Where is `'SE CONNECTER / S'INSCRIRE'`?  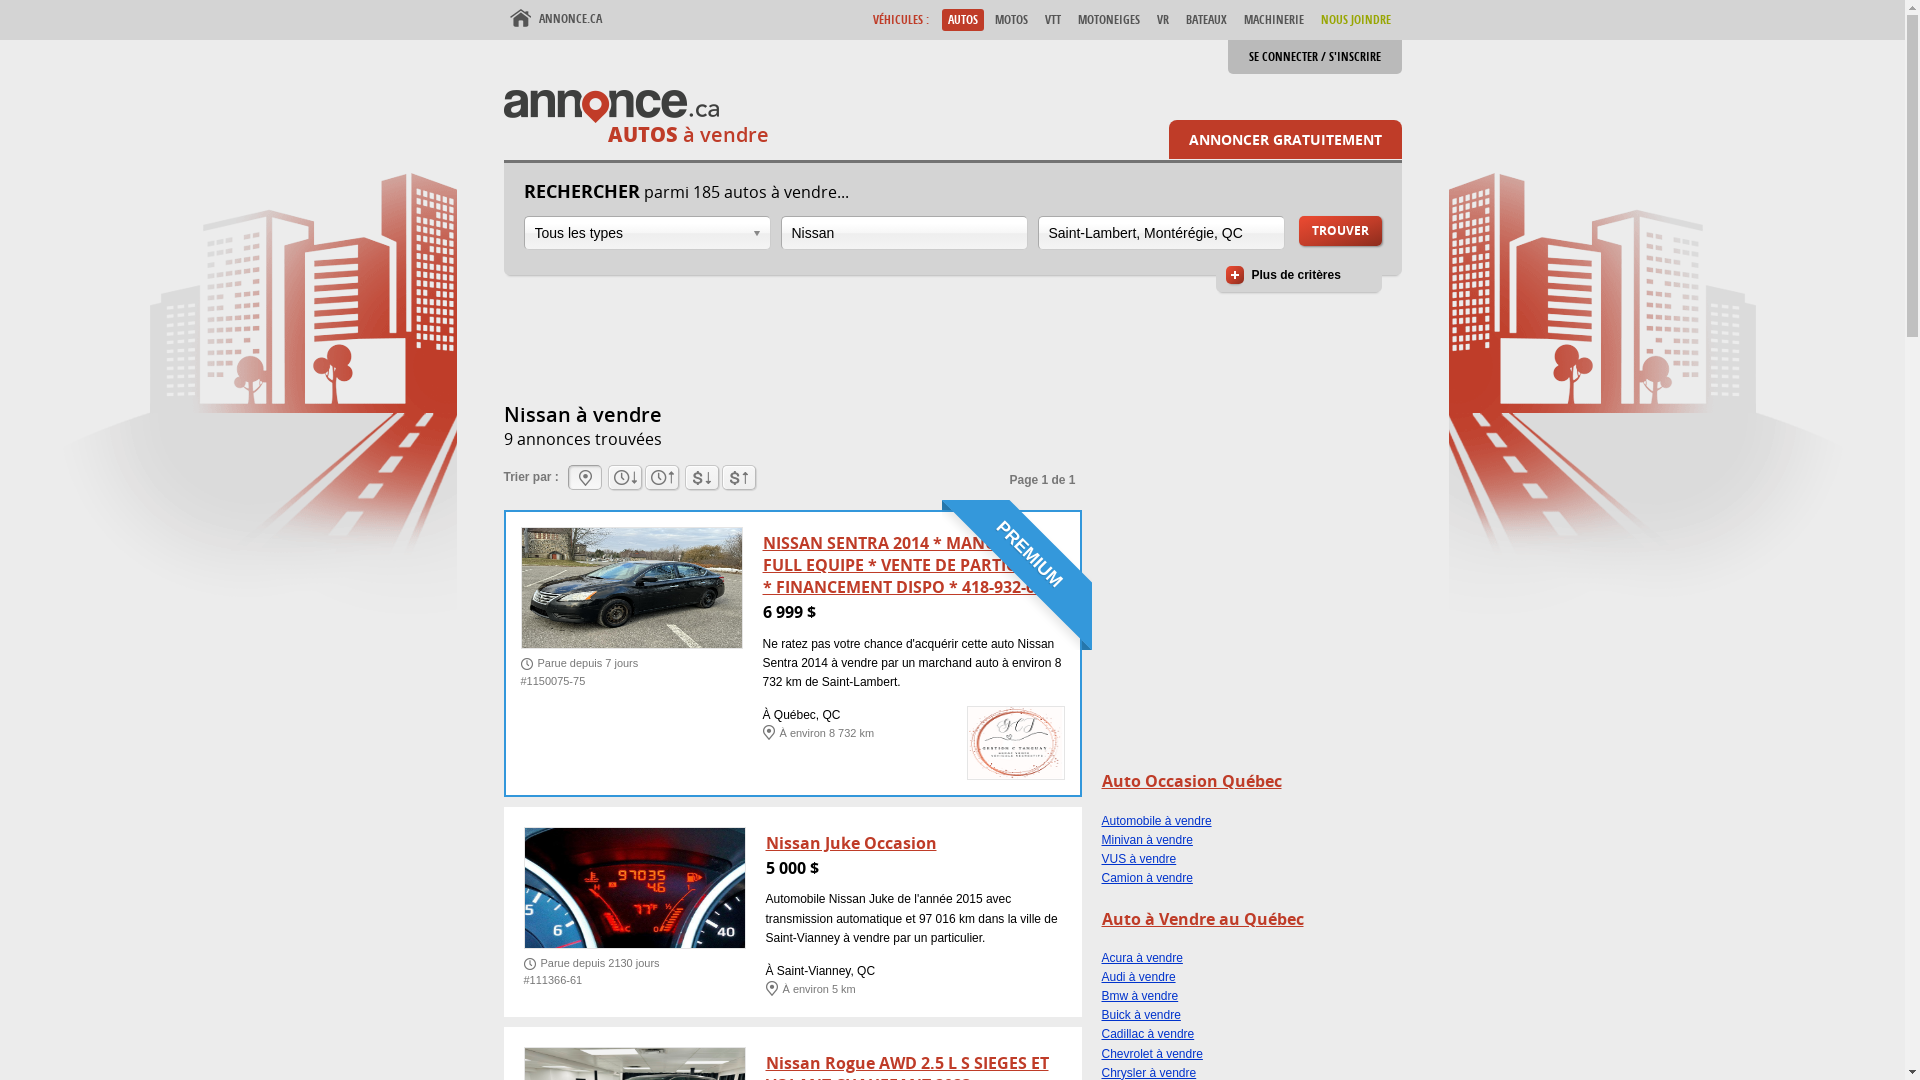 'SE CONNECTER / S'INSCRIRE' is located at coordinates (1315, 56).